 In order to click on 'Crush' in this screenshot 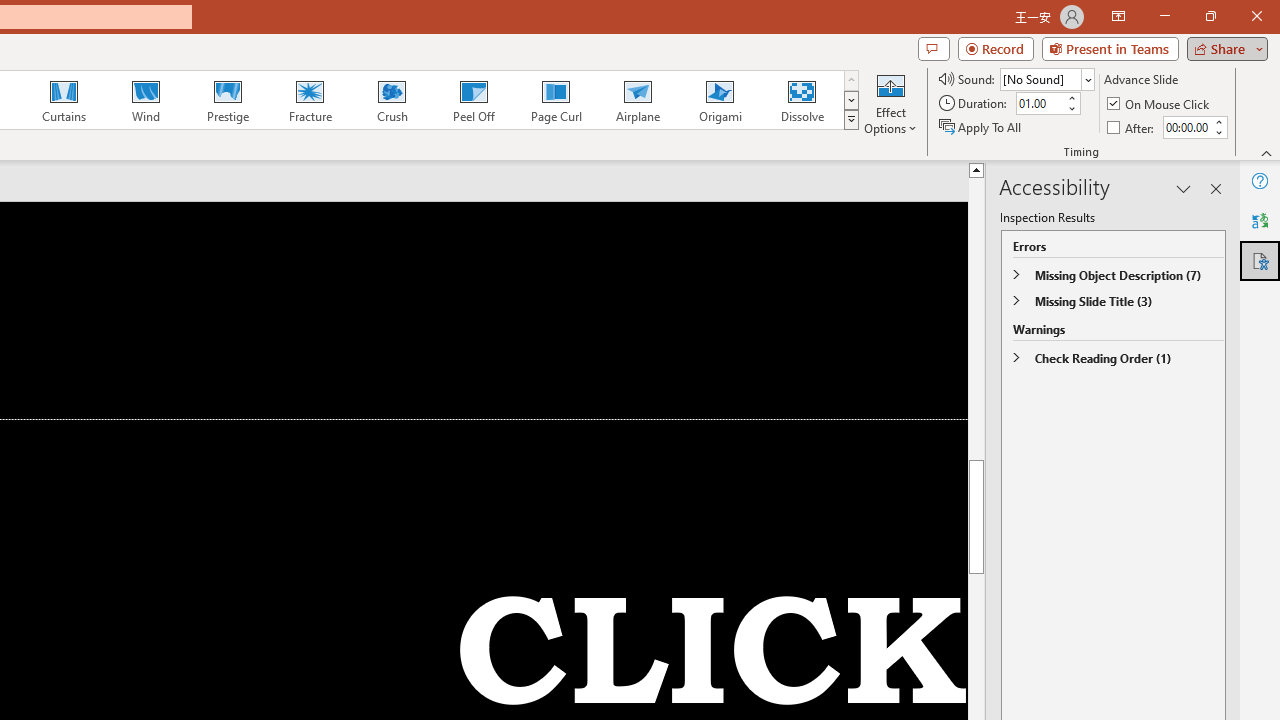, I will do `click(391, 100)`.